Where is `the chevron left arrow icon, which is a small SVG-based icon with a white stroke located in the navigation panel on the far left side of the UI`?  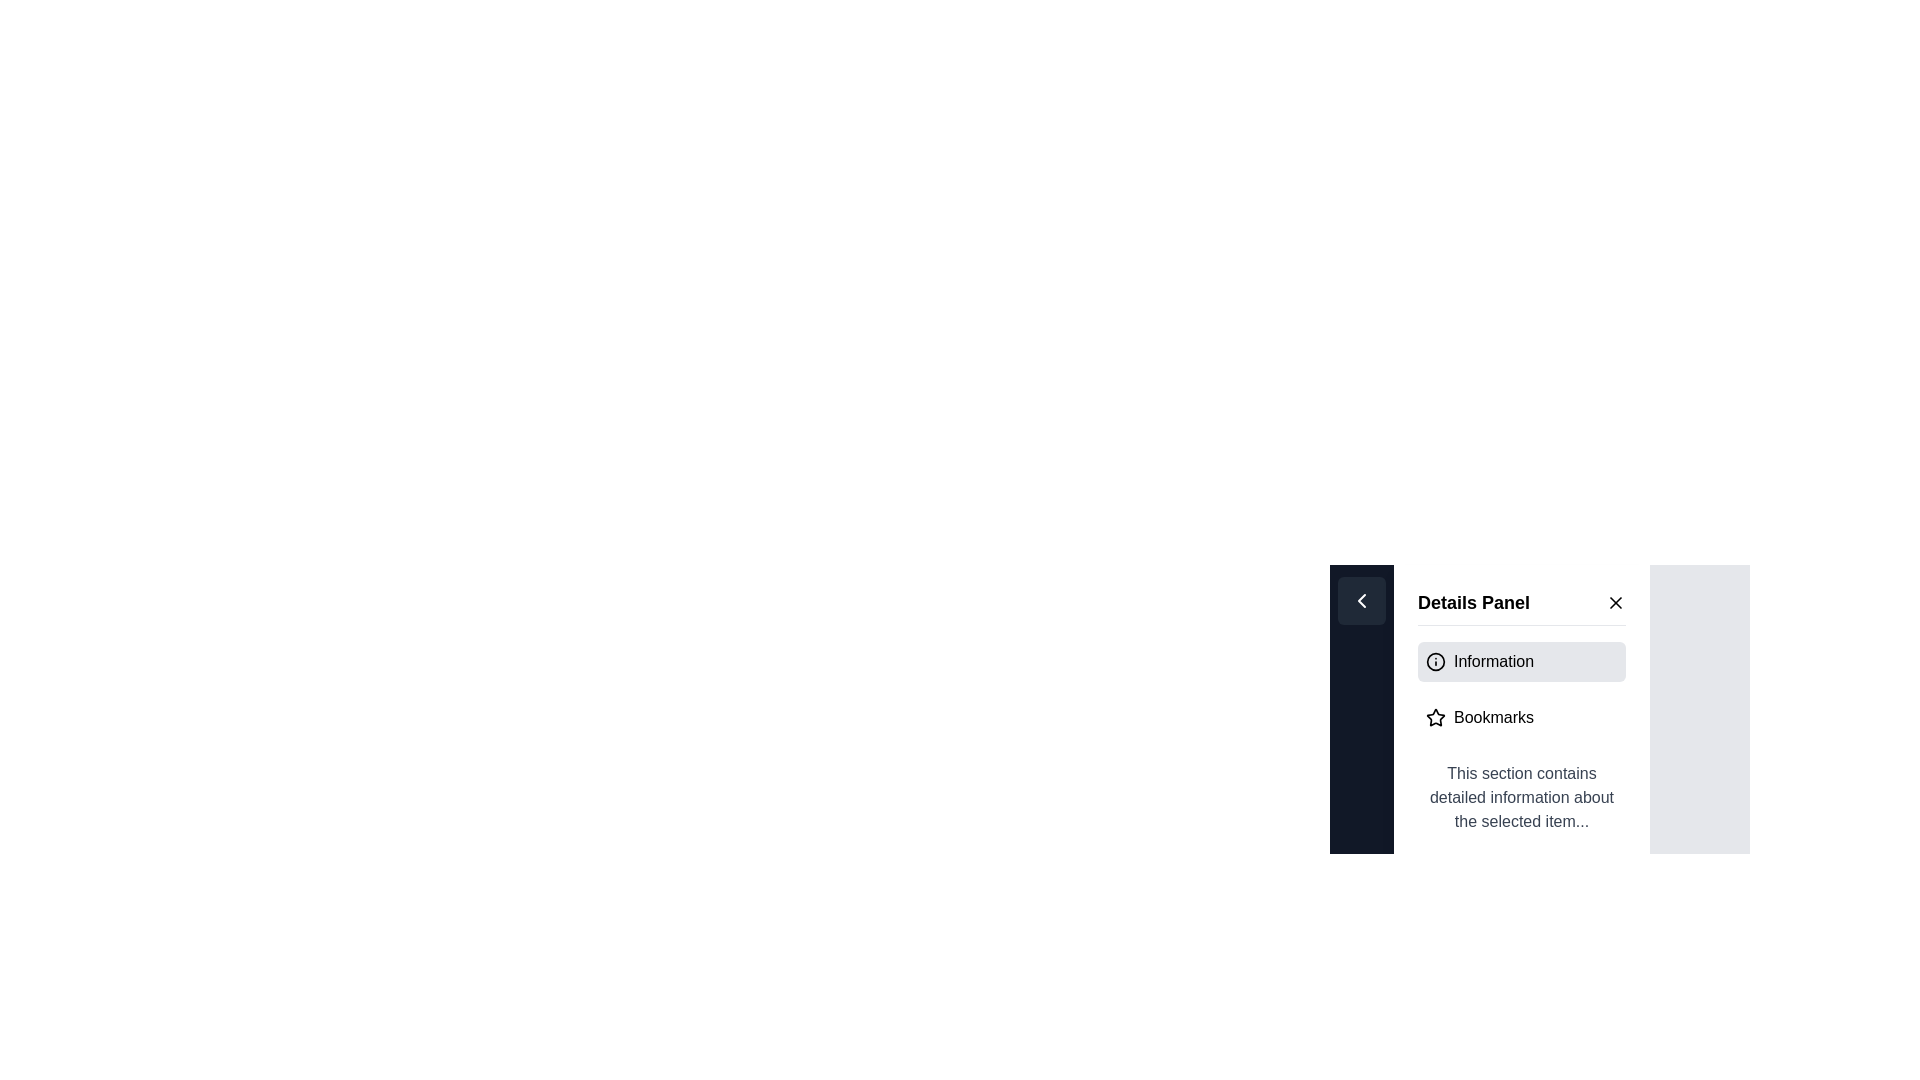
the chevron left arrow icon, which is a small SVG-based icon with a white stroke located in the navigation panel on the far left side of the UI is located at coordinates (1361, 600).